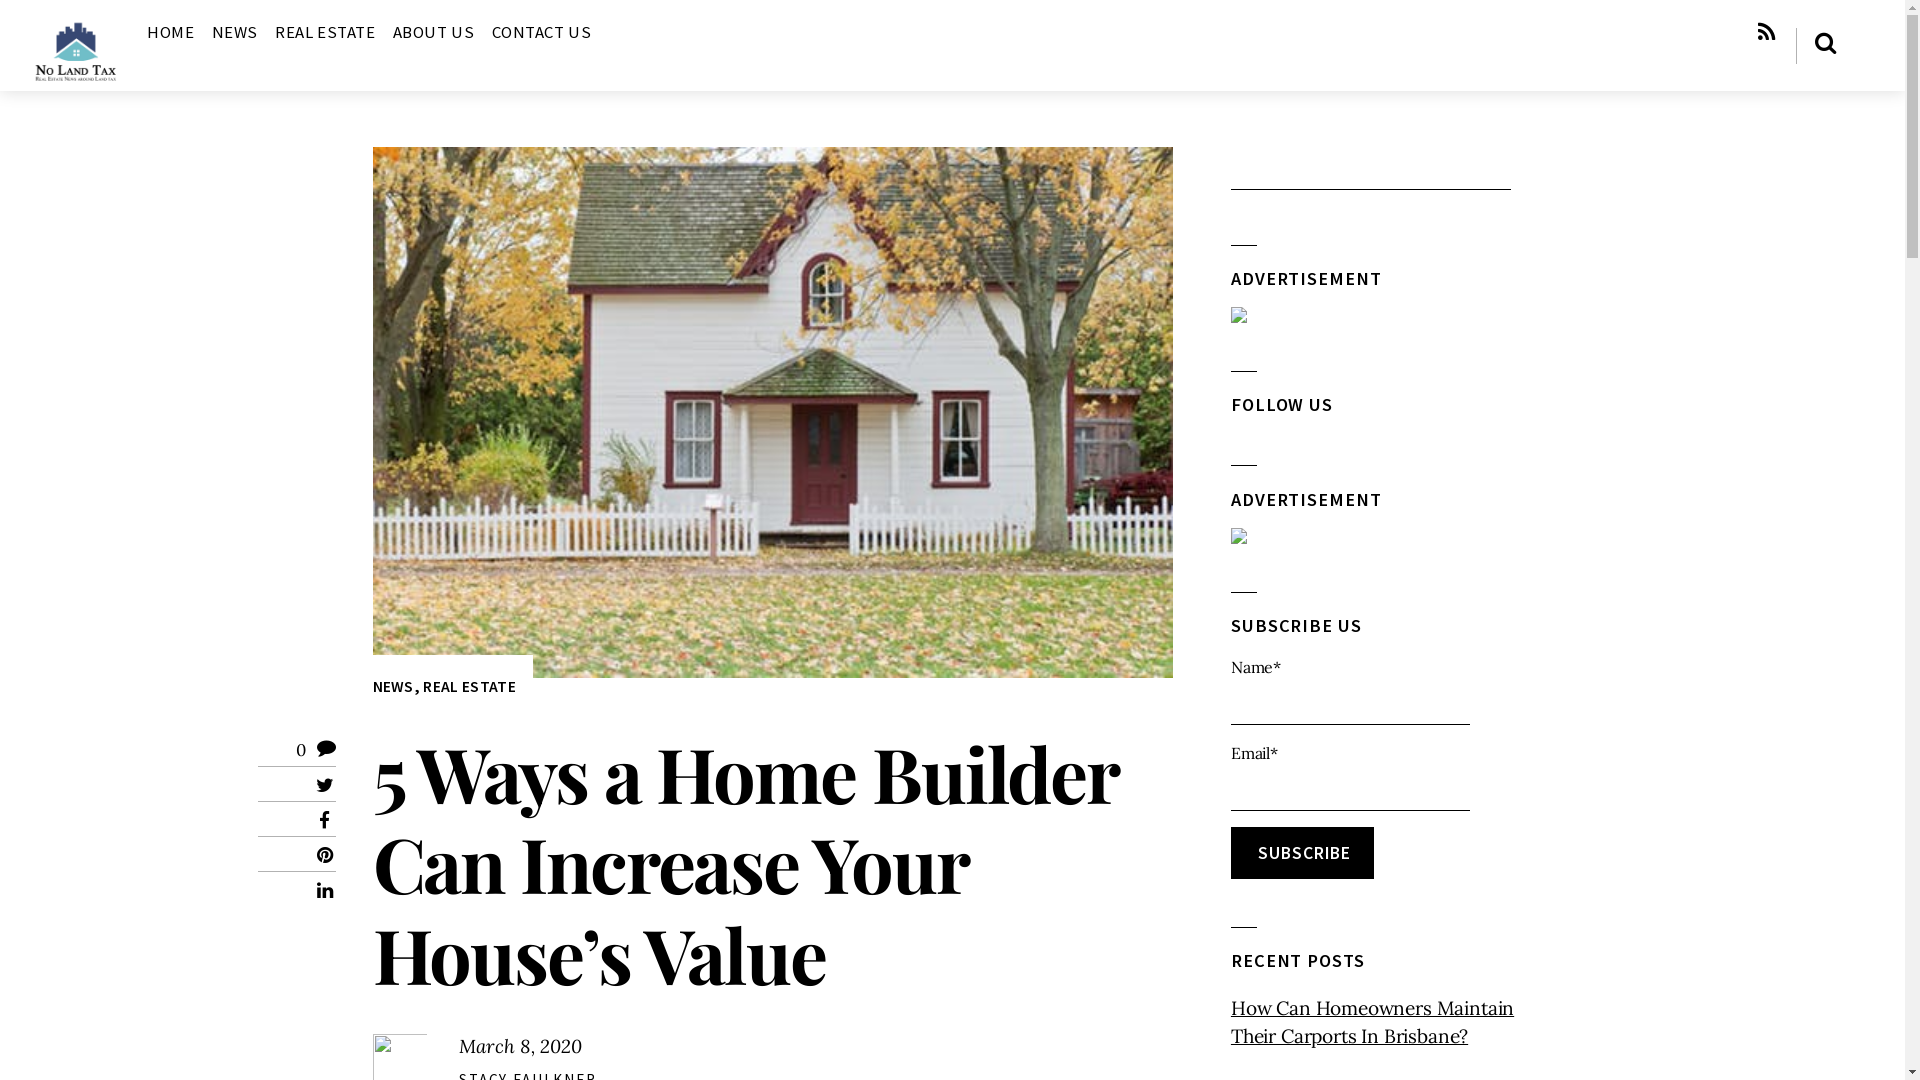 The width and height of the screenshot is (1920, 1080). Describe the element at coordinates (324, 889) in the screenshot. I see `'LinkedIn'` at that location.